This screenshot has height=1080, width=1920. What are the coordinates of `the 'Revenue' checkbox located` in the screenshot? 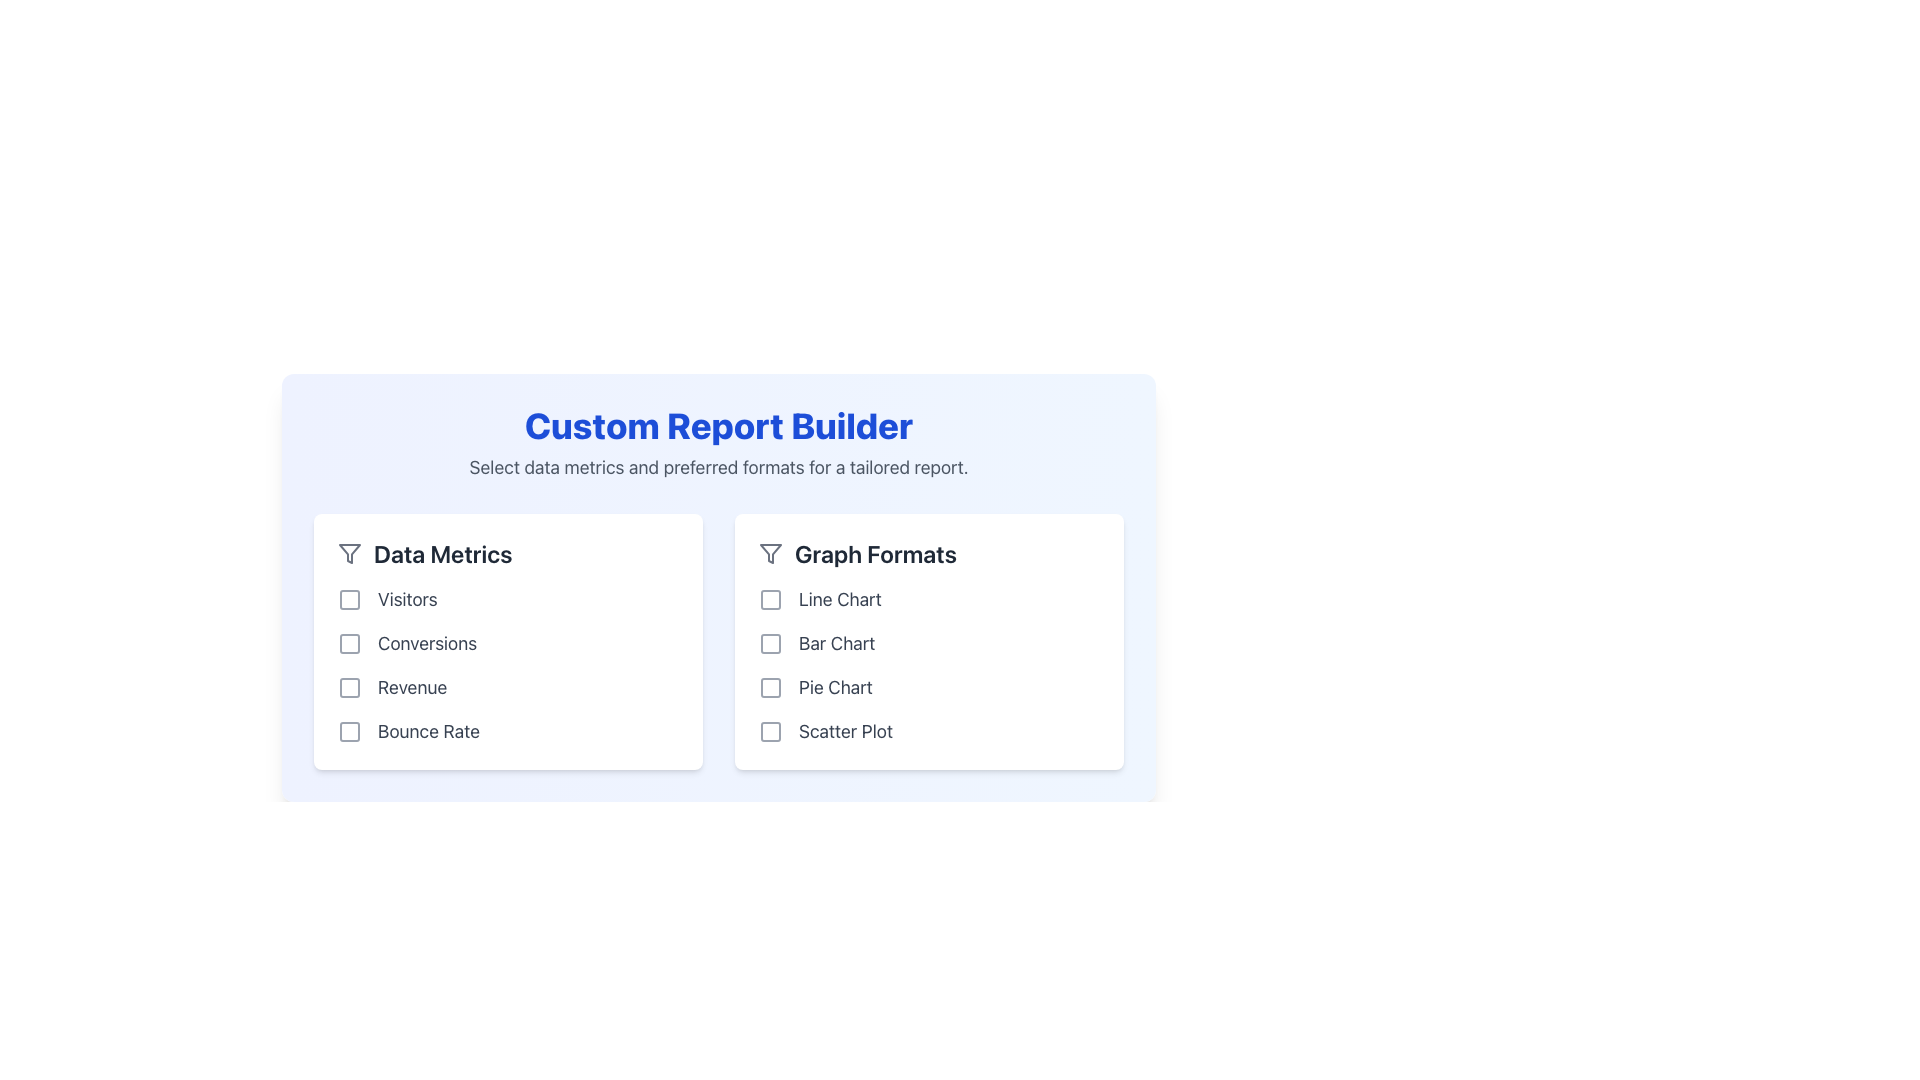 It's located at (508, 686).